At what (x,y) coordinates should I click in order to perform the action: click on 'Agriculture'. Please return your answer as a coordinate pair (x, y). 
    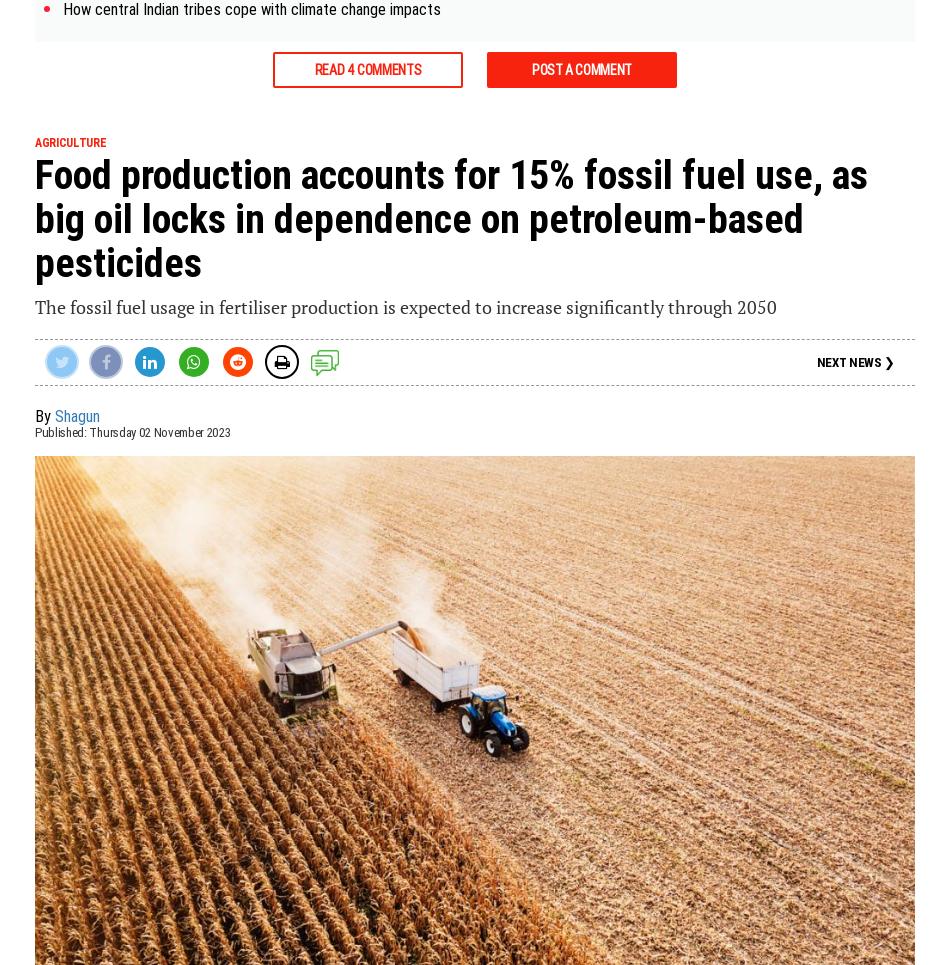
    Looking at the image, I should click on (70, 142).